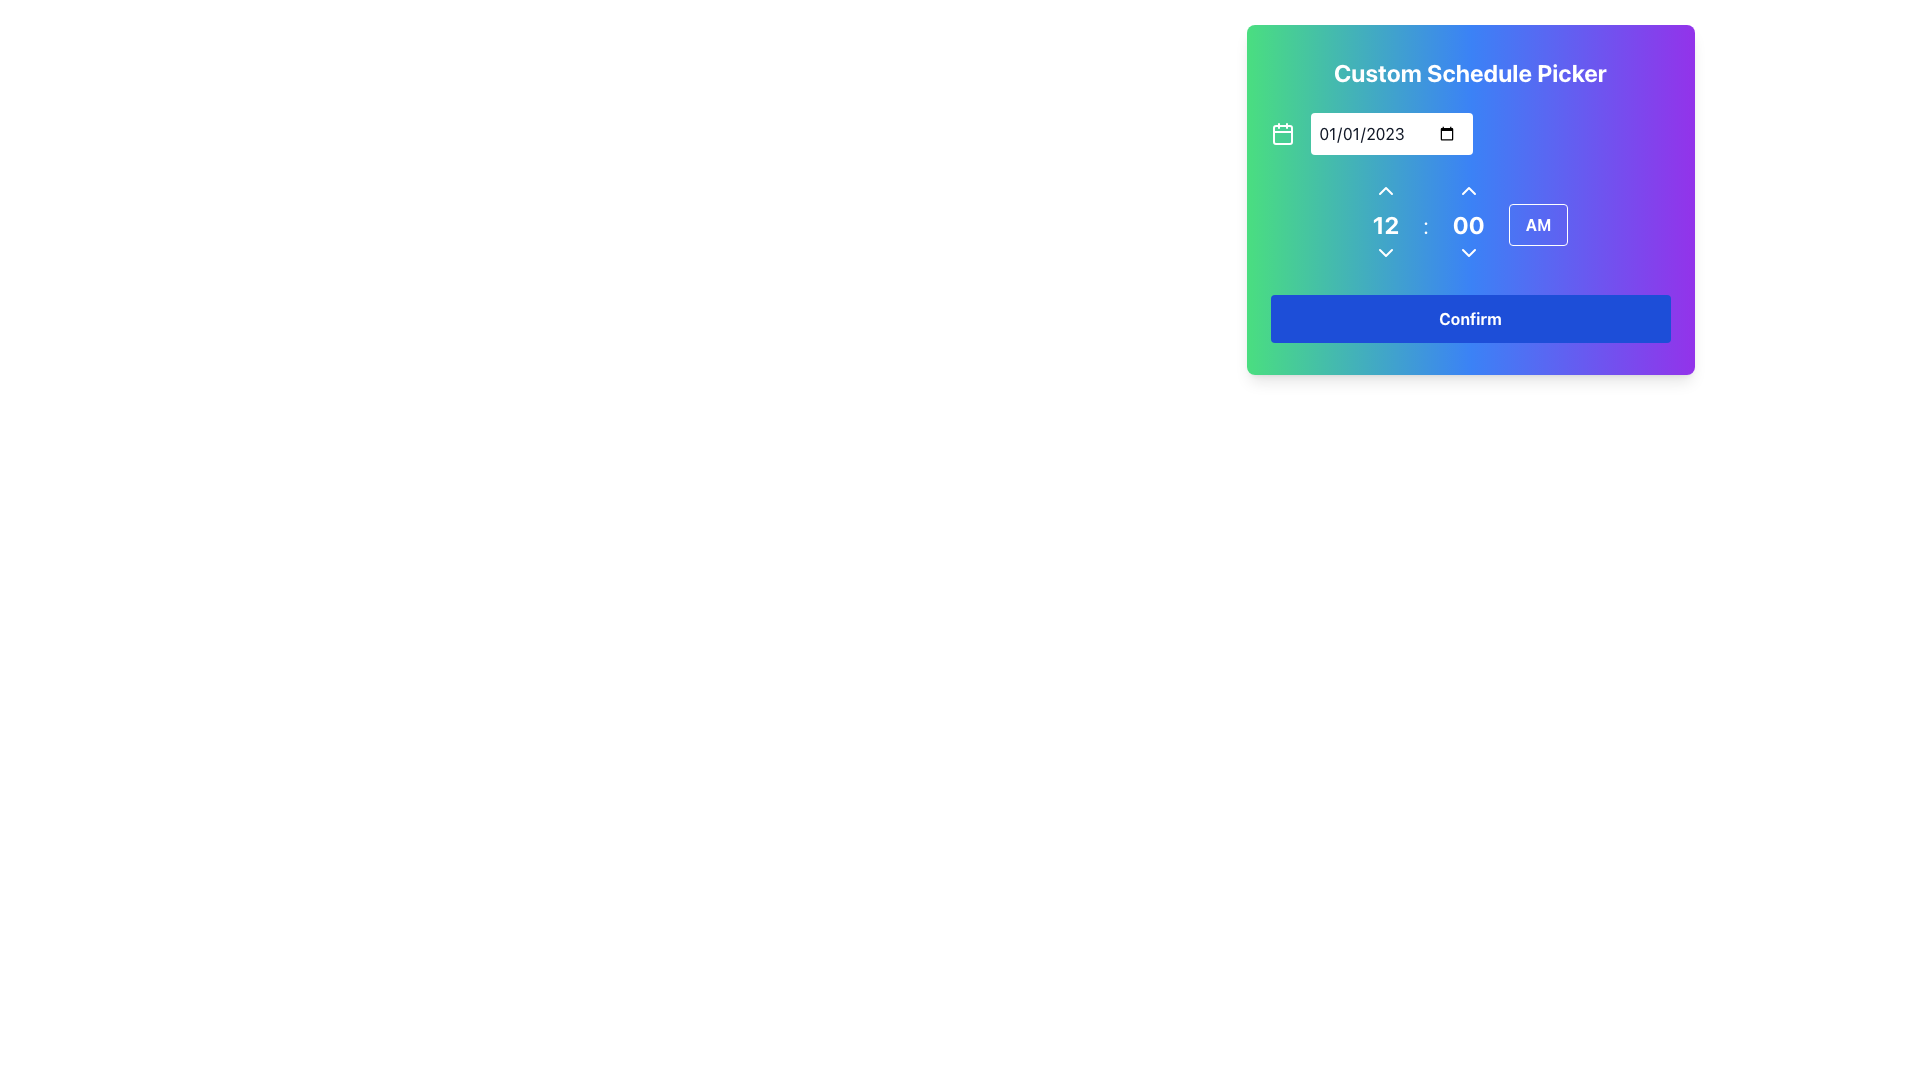 The height and width of the screenshot is (1080, 1920). Describe the element at coordinates (1468, 224) in the screenshot. I see `the numeral '00' text display, which is styled in bold and large text, positioned centrally in the time selector area between upward and downward arrow buttons` at that location.